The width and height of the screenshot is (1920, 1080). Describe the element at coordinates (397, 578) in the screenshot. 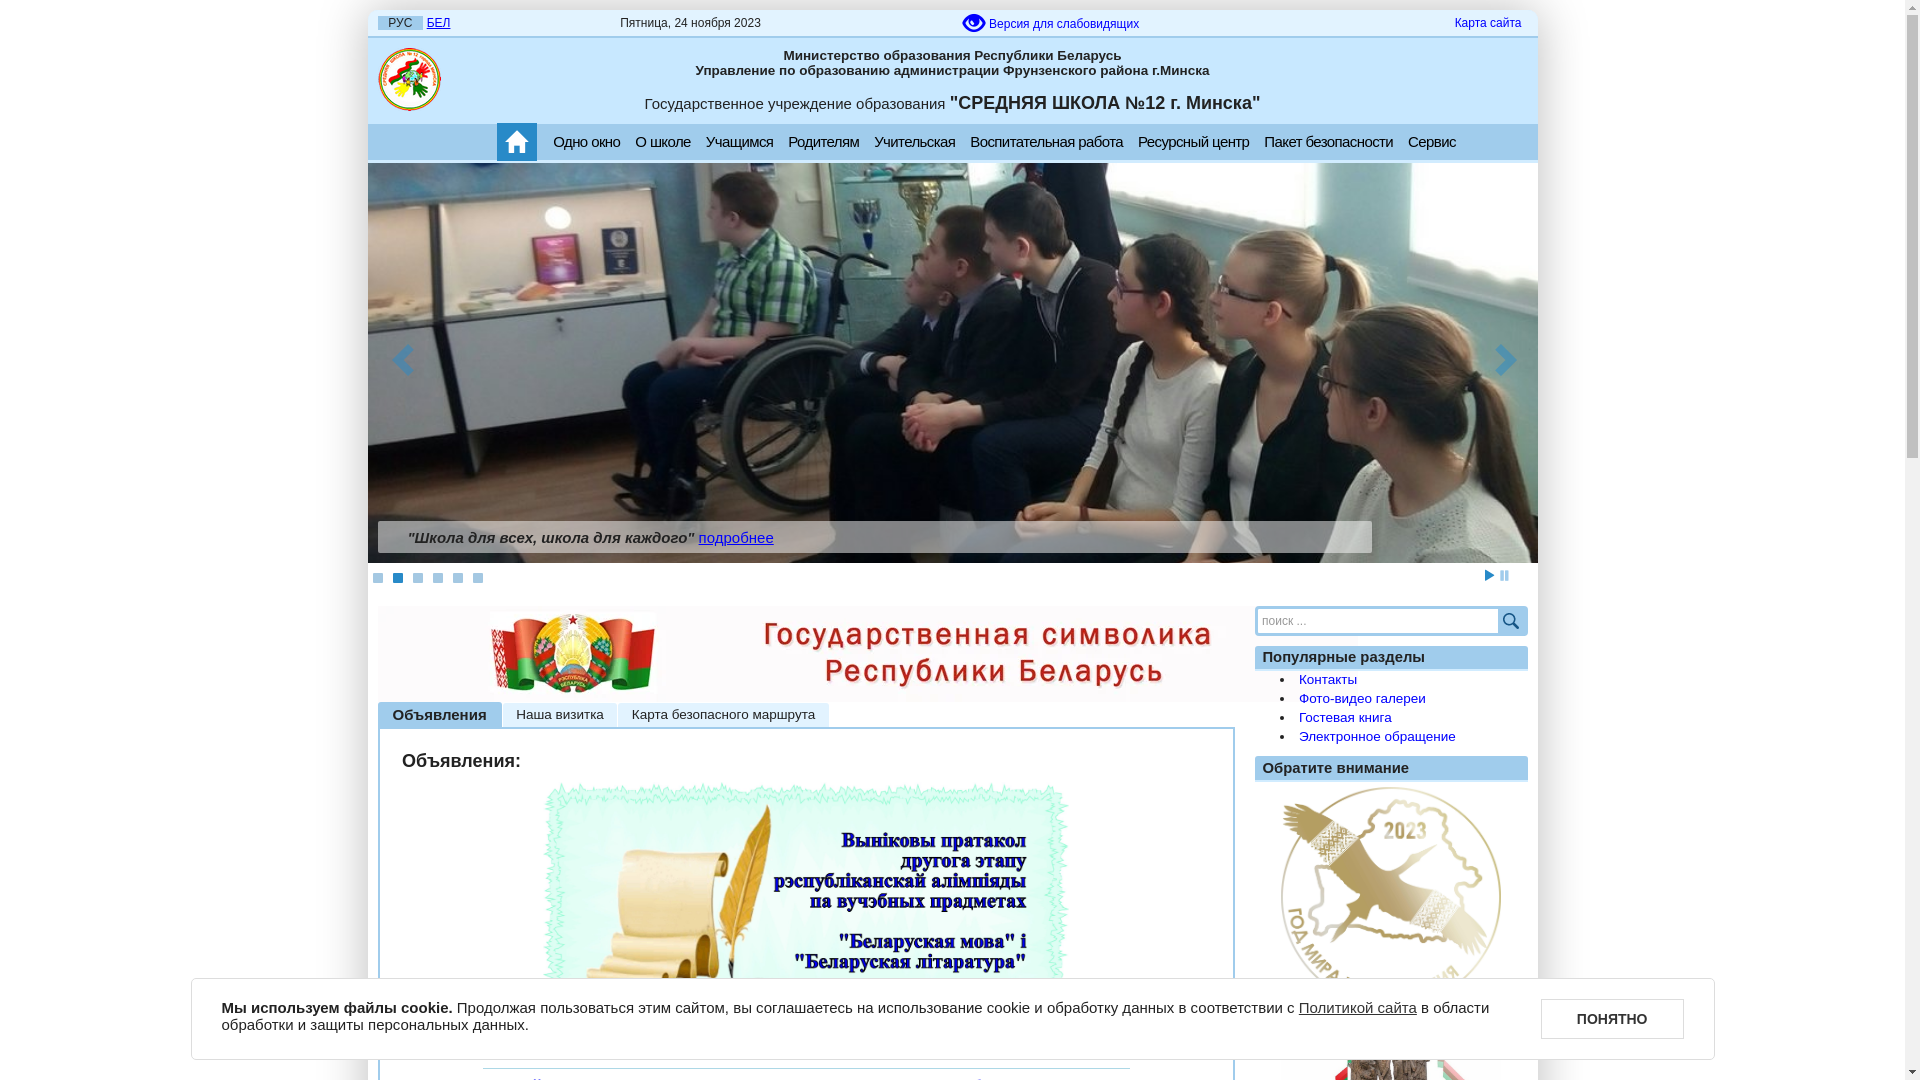

I see `'2'` at that location.